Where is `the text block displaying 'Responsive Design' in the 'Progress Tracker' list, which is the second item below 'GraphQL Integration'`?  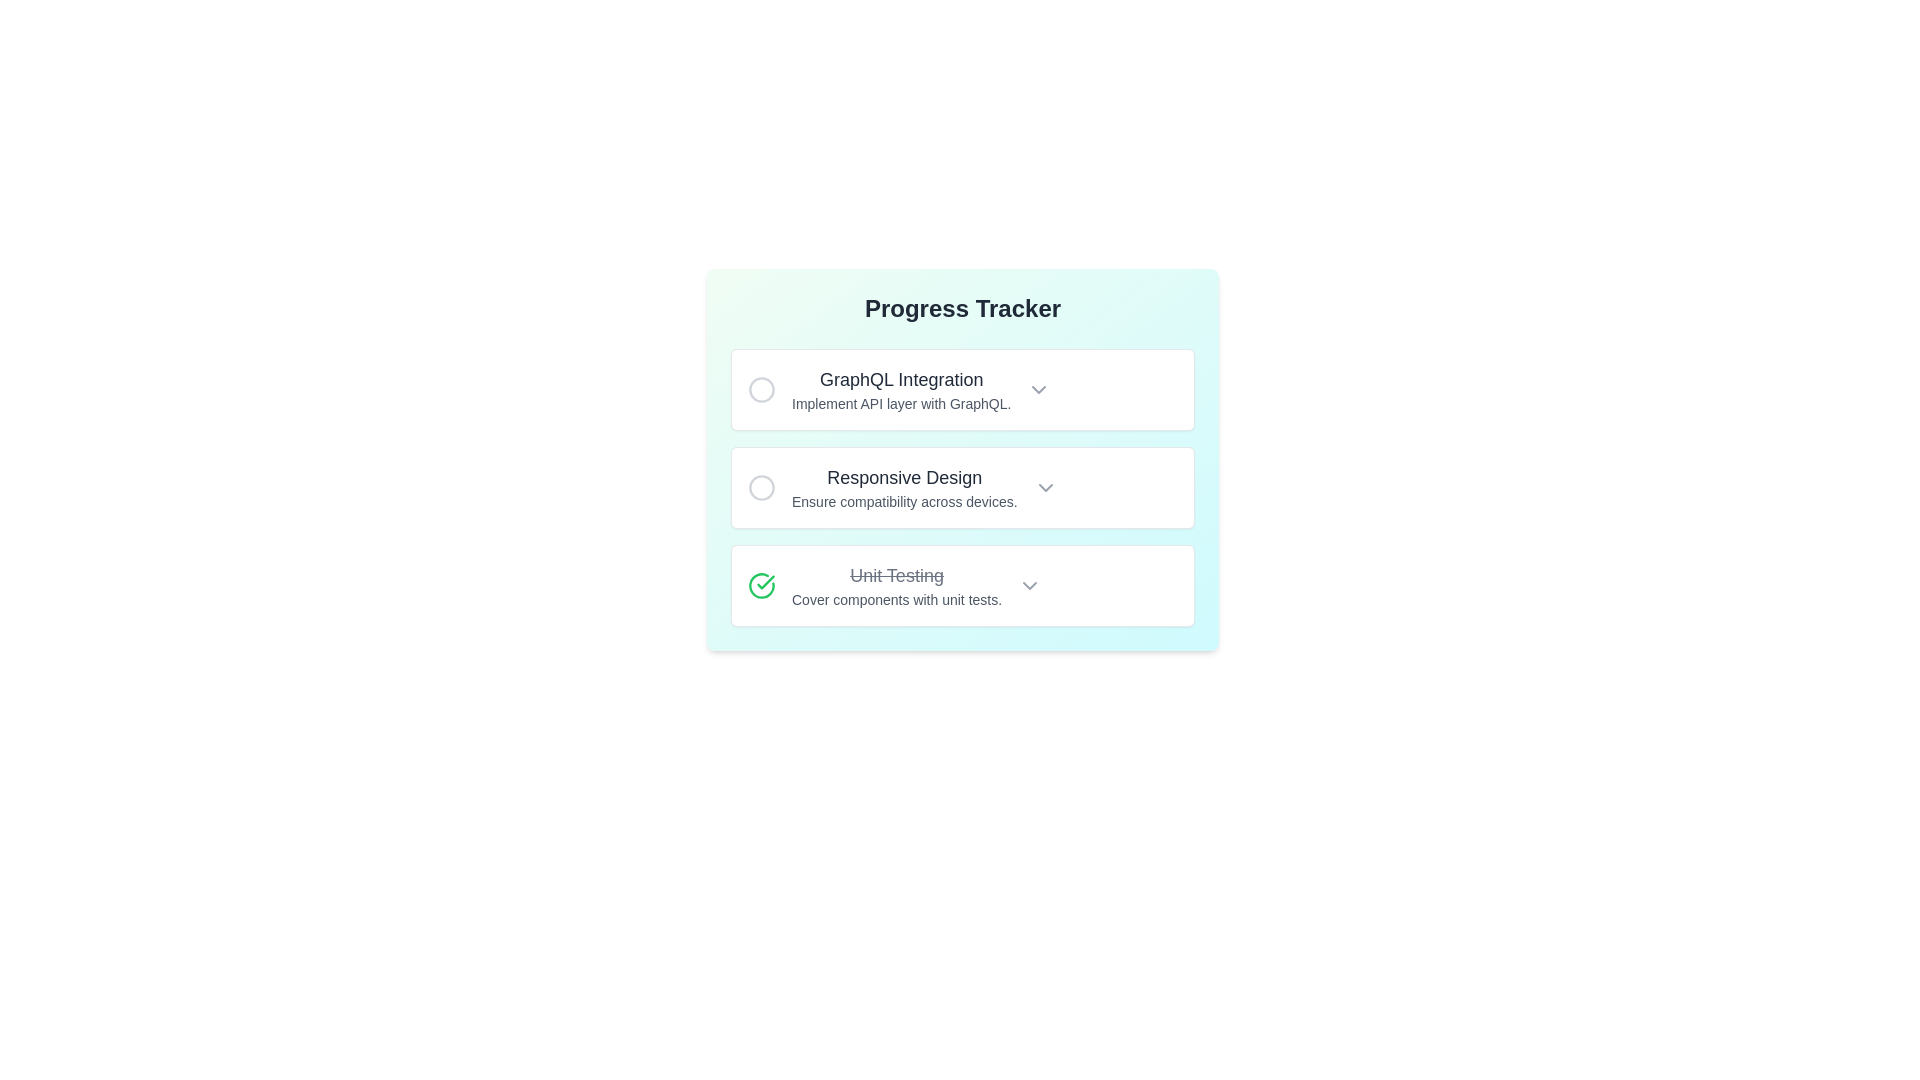
the text block displaying 'Responsive Design' in the 'Progress Tracker' list, which is the second item below 'GraphQL Integration' is located at coordinates (903, 488).